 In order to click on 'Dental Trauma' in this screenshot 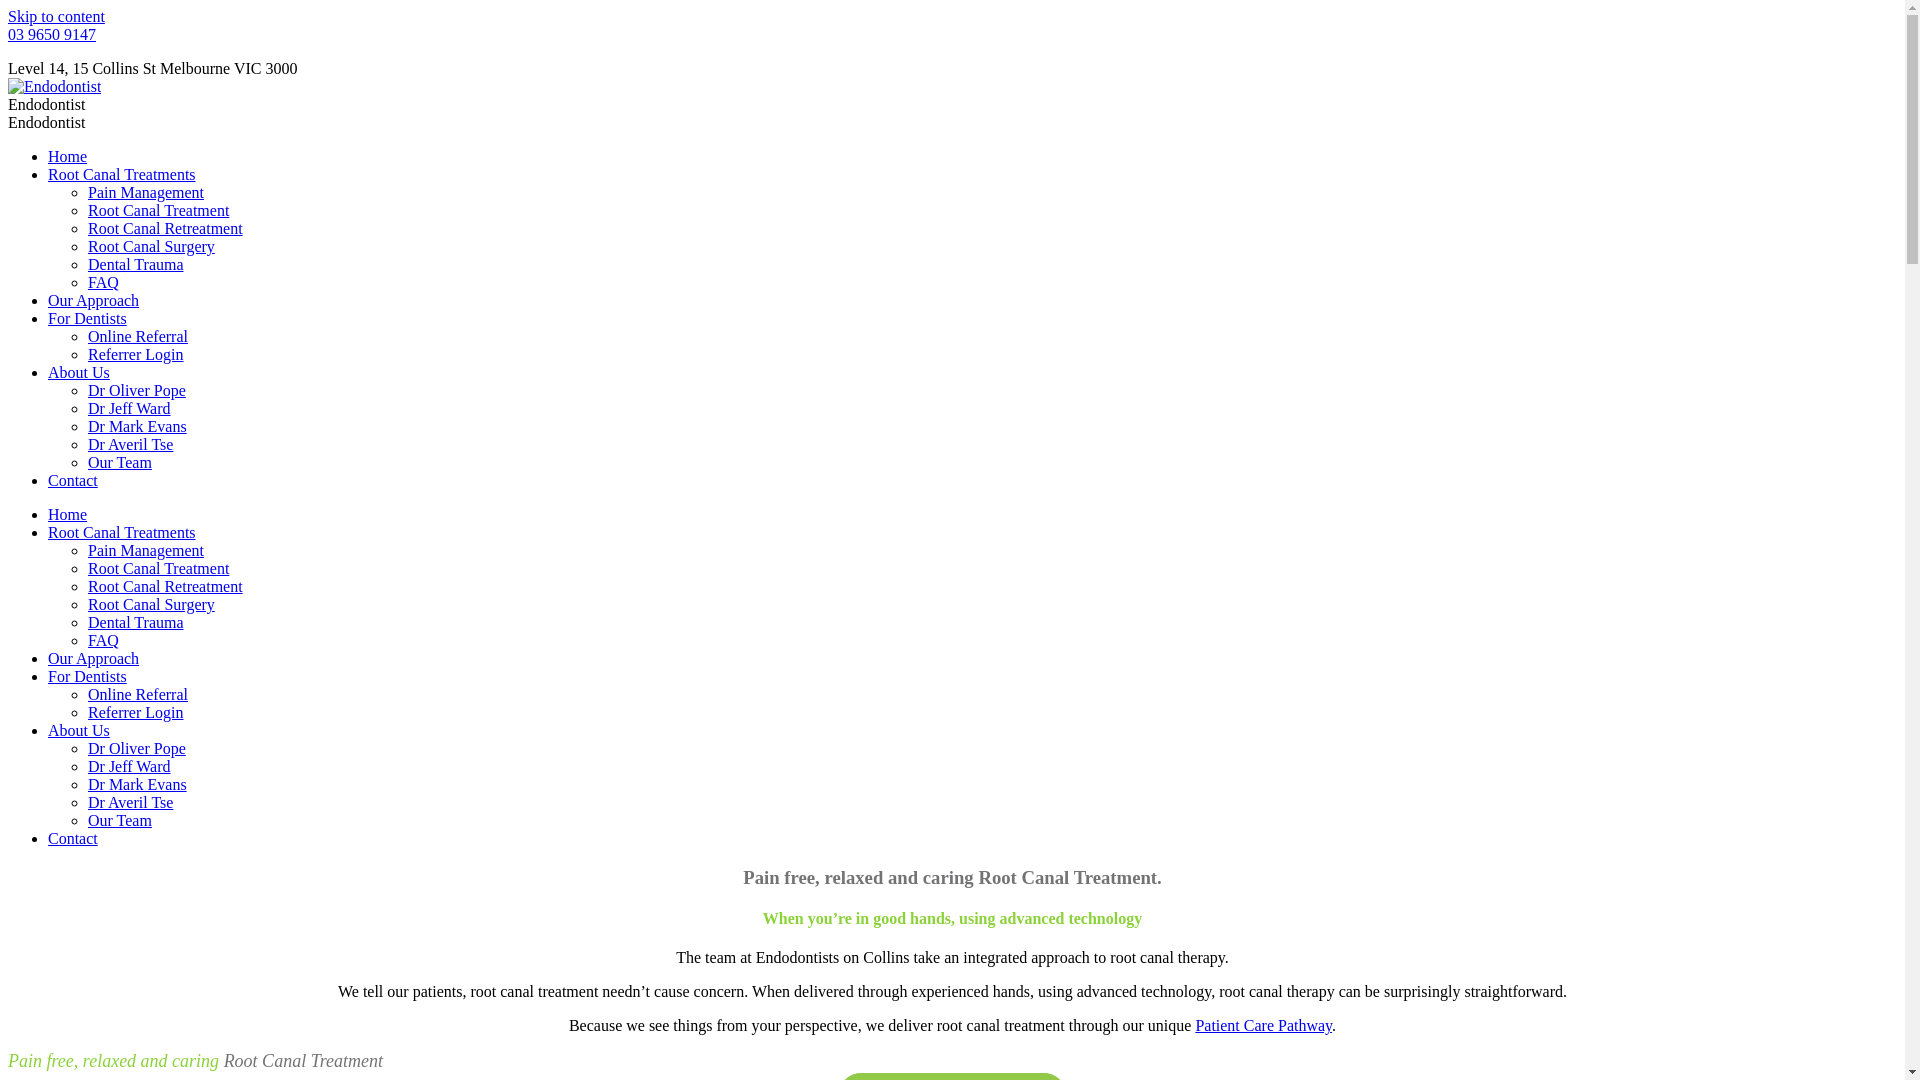, I will do `click(134, 263)`.